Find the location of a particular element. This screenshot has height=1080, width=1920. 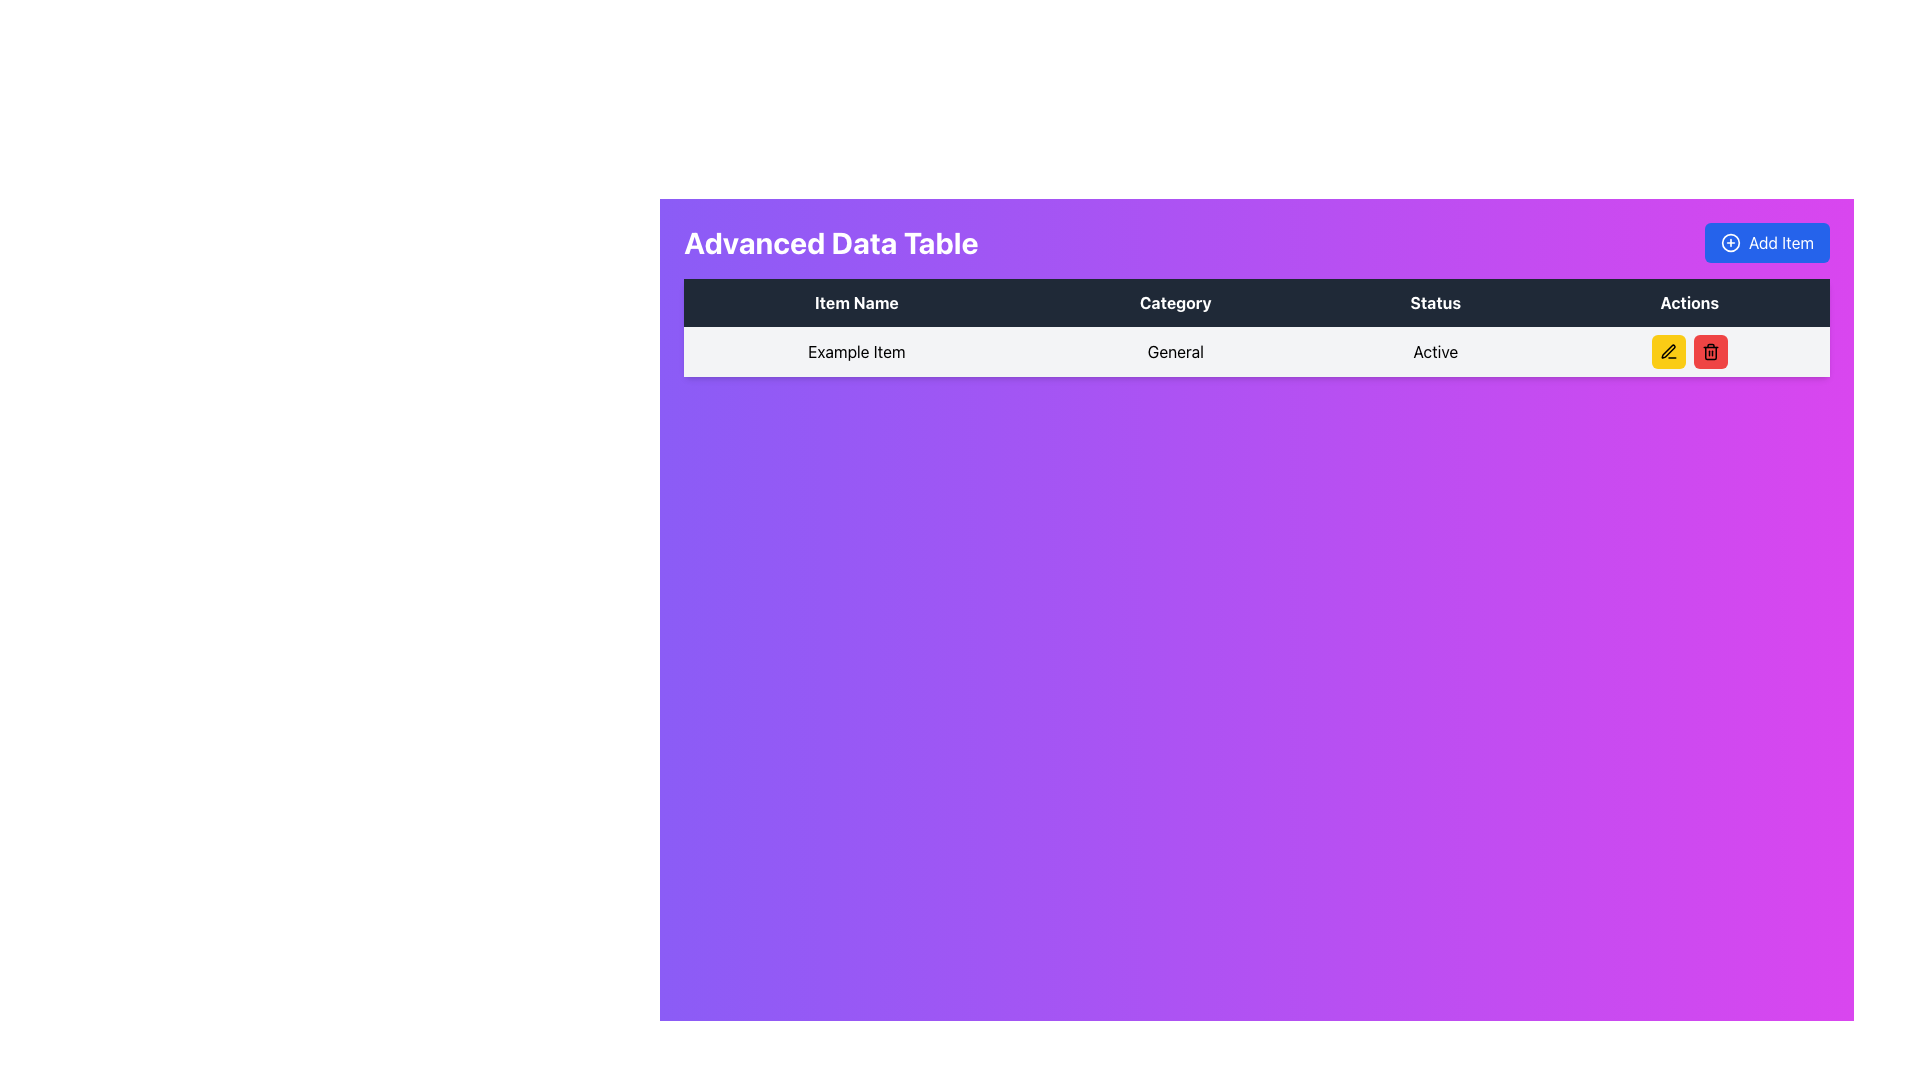

text from the 'General' label in the second cell of the data table under the 'Category' column is located at coordinates (1175, 350).